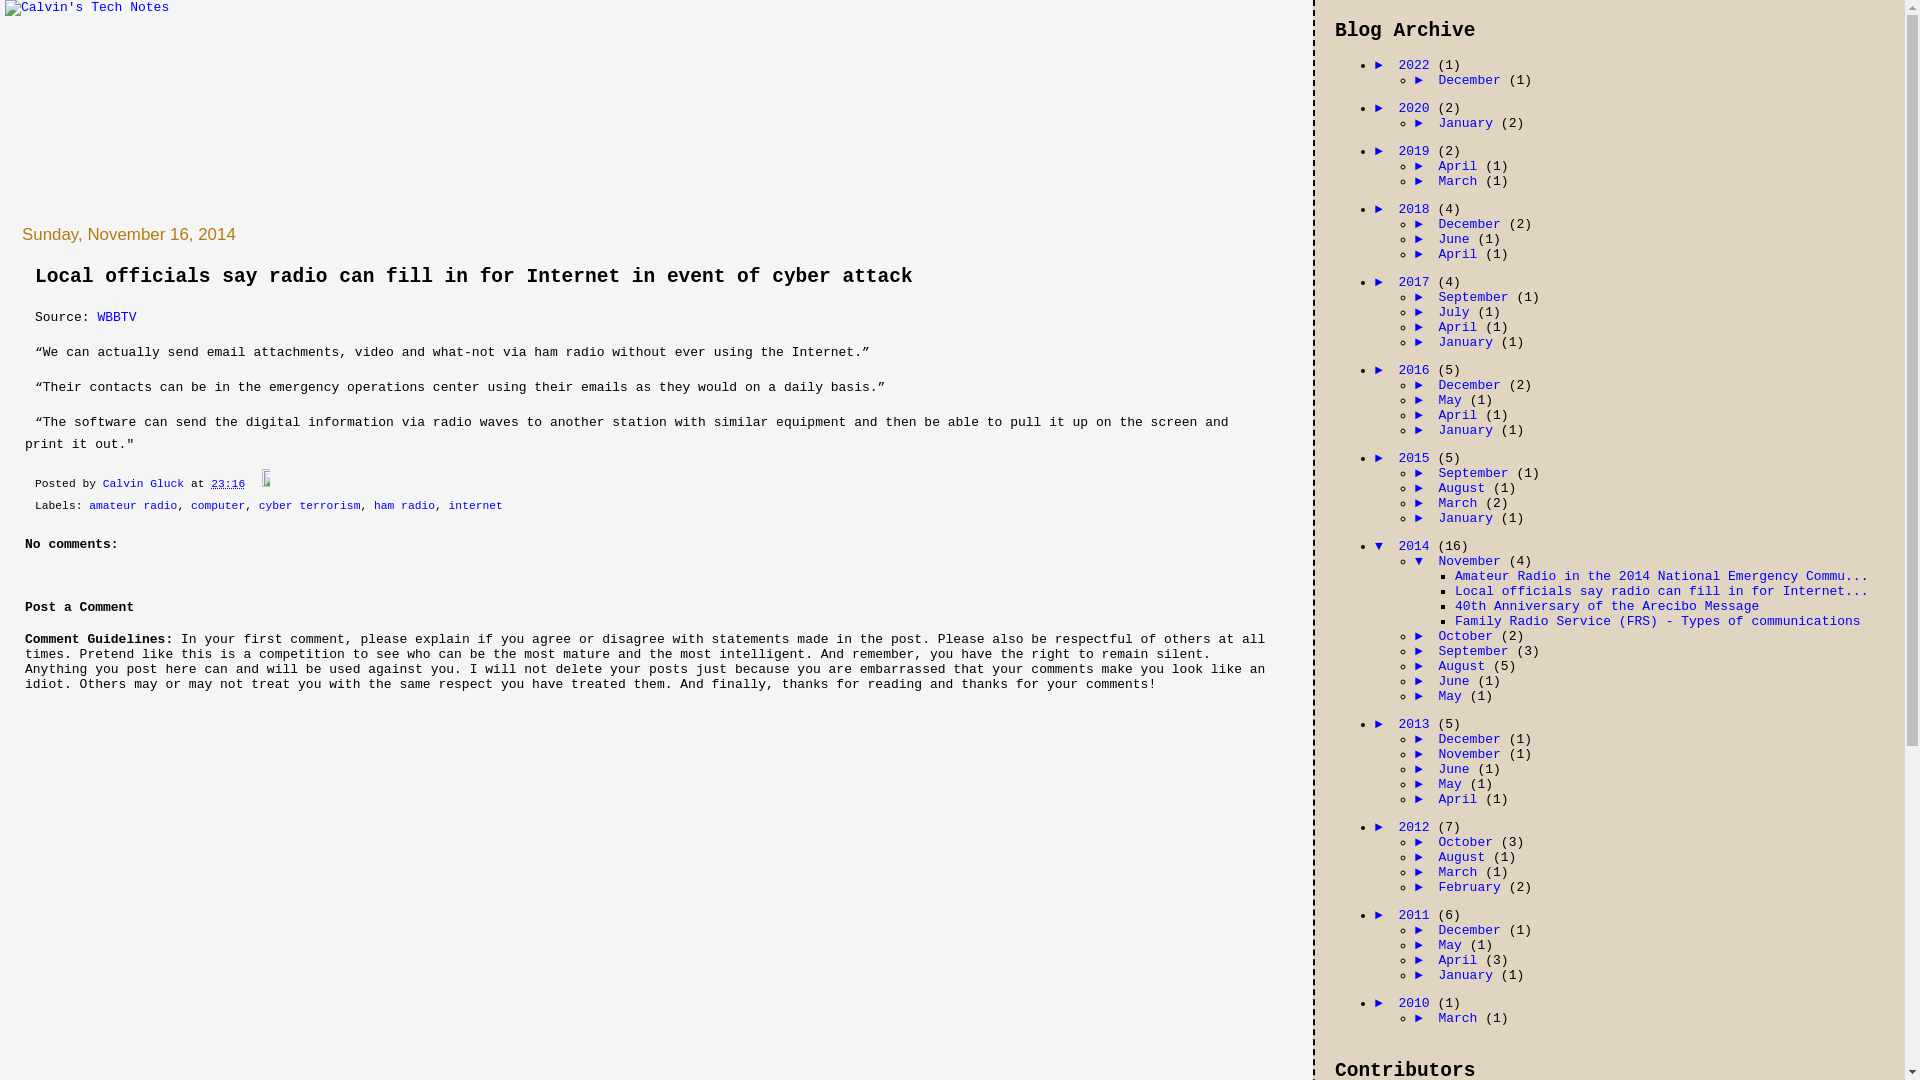 This screenshot has width=1920, height=1080. I want to click on 'November', so click(1473, 754).